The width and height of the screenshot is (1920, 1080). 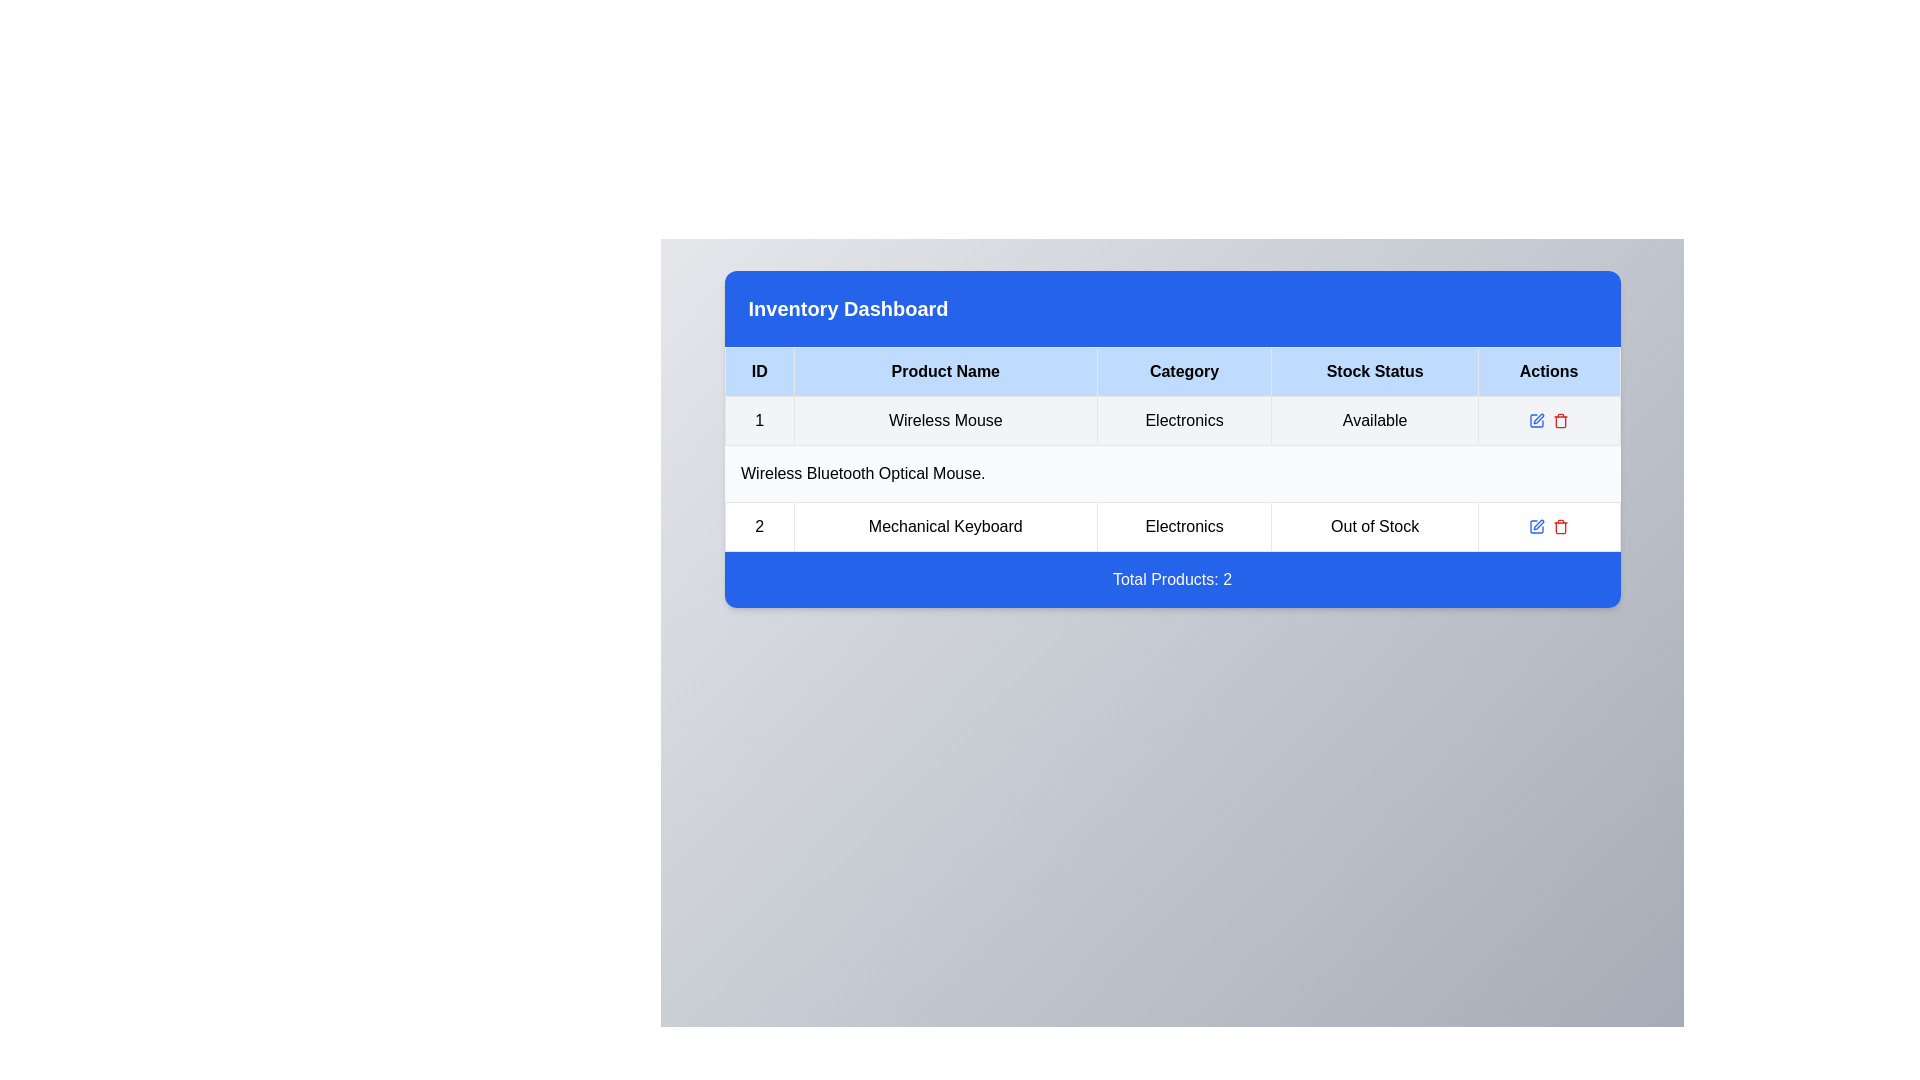 What do you see at coordinates (1172, 579) in the screenshot?
I see `the Text Banner at the bottom of the panel that displays 'Total Products: 2' with a blue background and white text` at bounding box center [1172, 579].